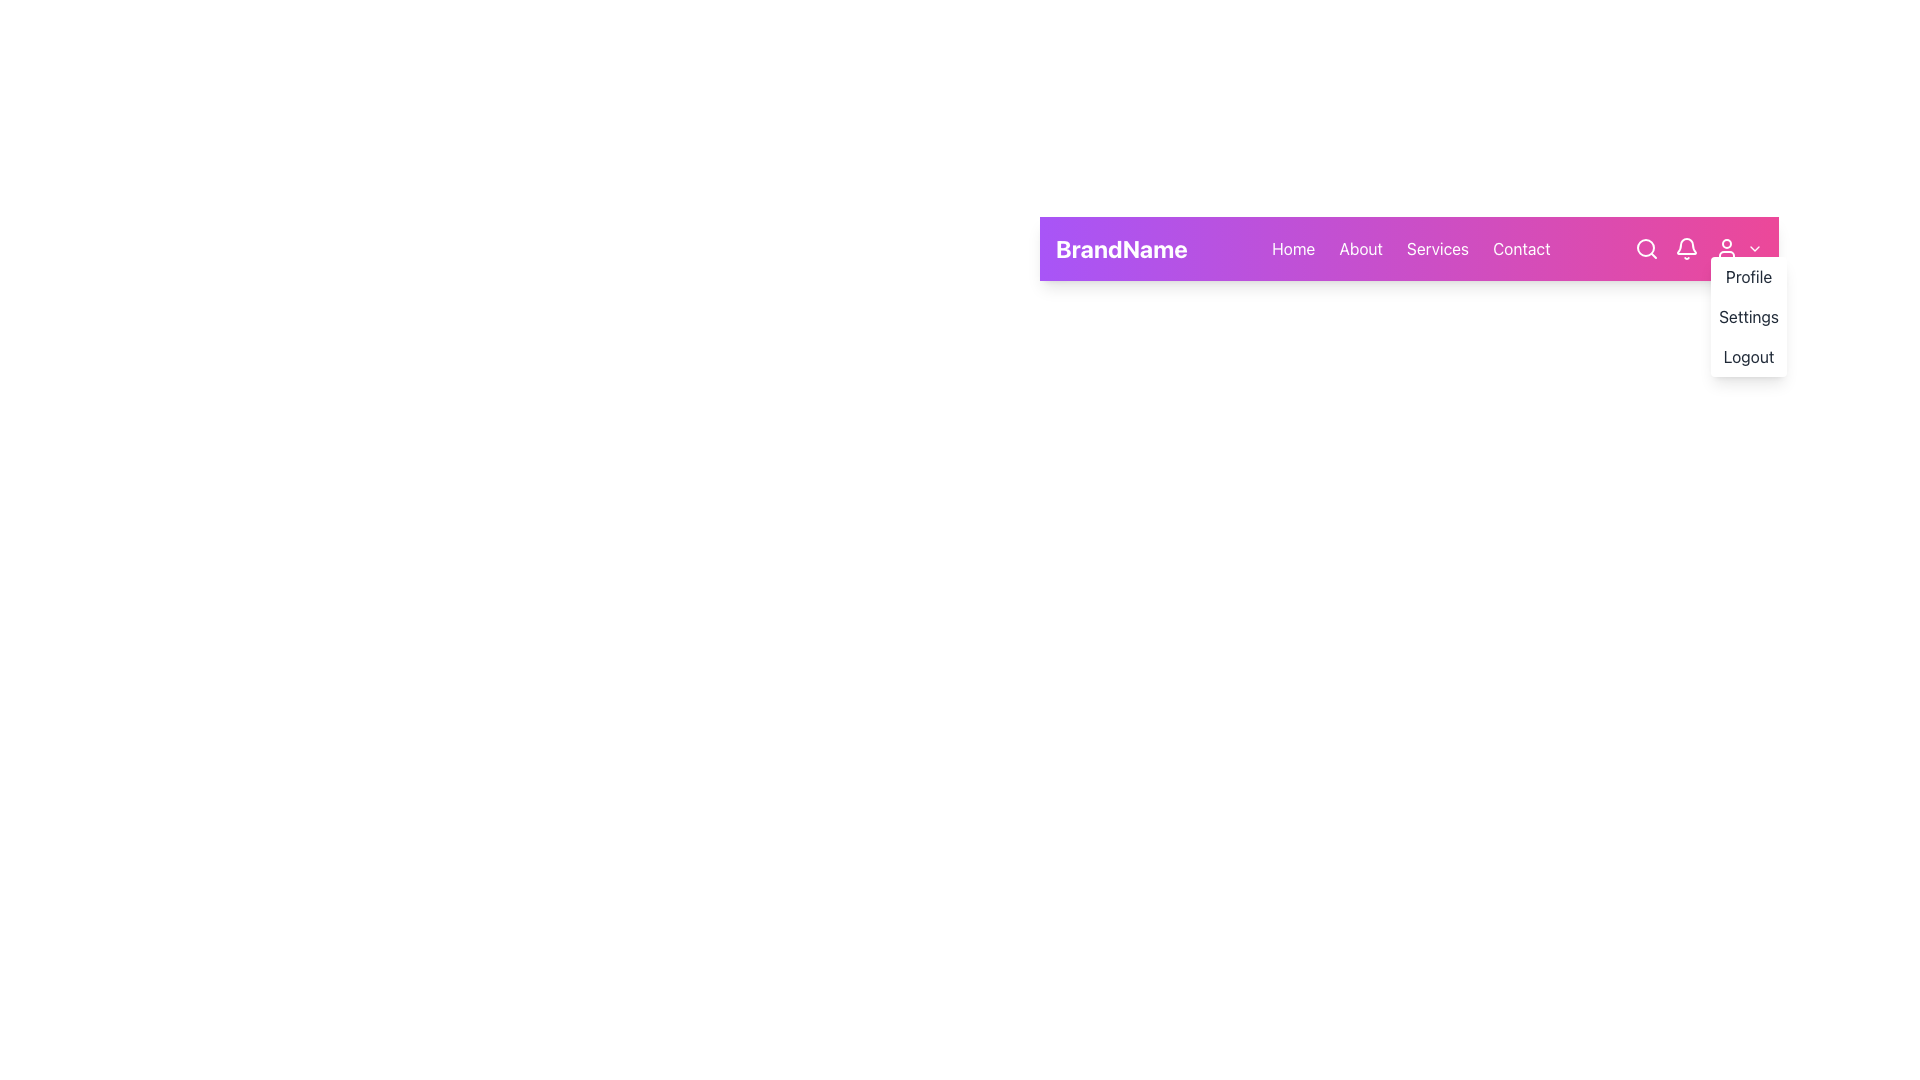  What do you see at coordinates (1754, 248) in the screenshot?
I see `the downward-pointing chevron icon located at the far right end of the navigation bar, adjacent to the user profile icon` at bounding box center [1754, 248].